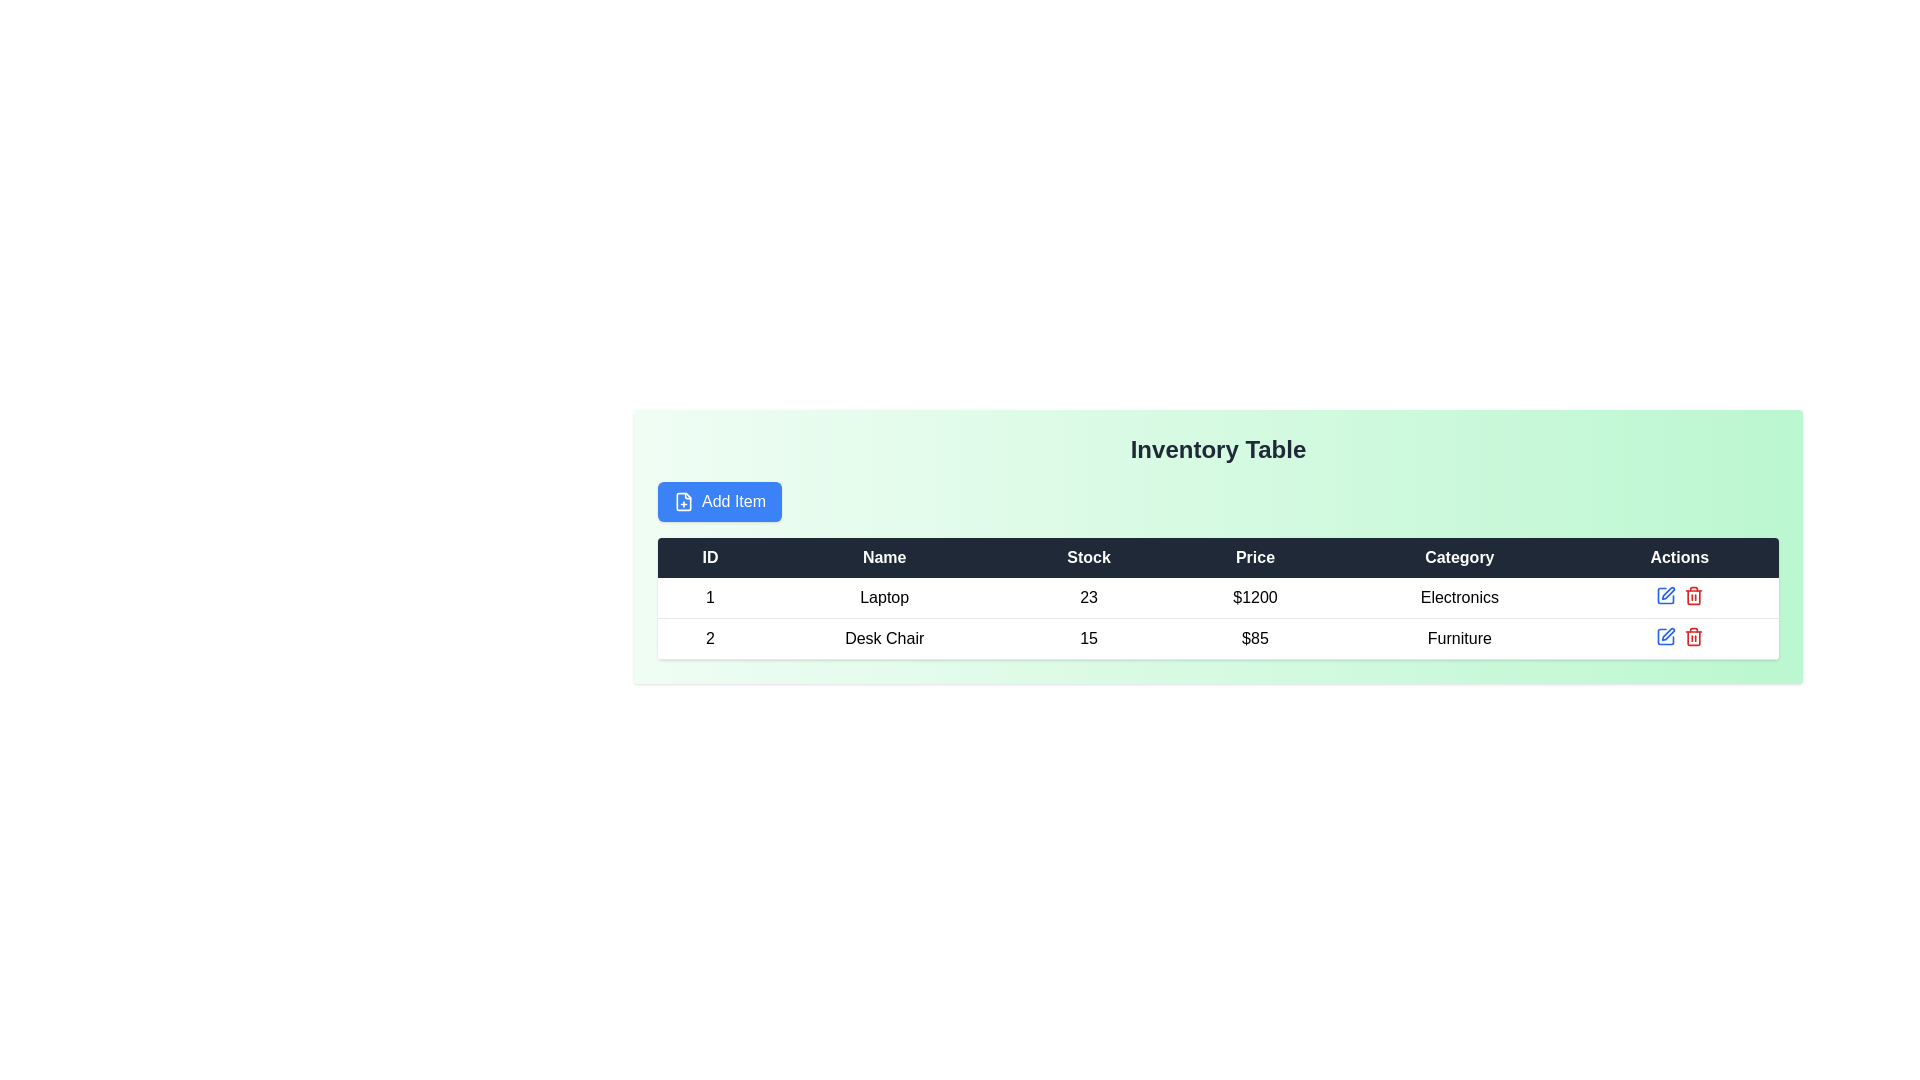 This screenshot has width=1920, height=1080. Describe the element at coordinates (684, 500) in the screenshot. I see `the decorative file icon located to the left of the 'Add Item' text button in the upper section of the table component` at that location.